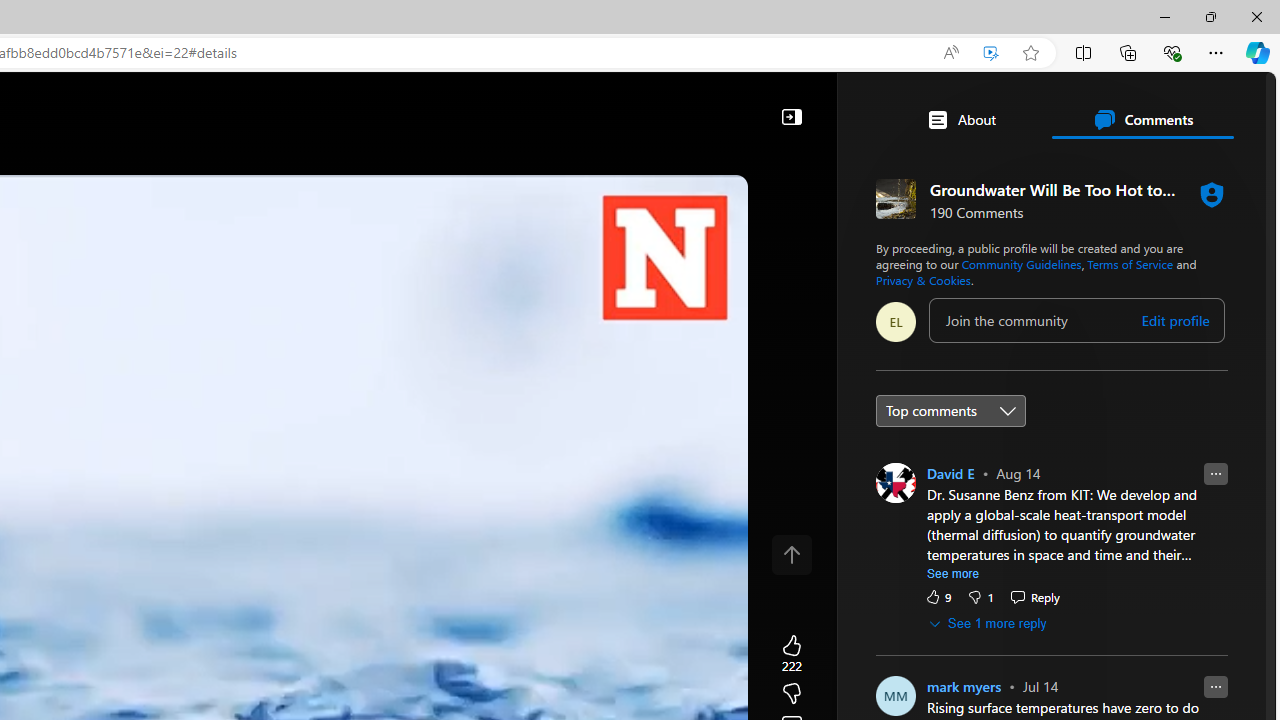 The height and width of the screenshot is (720, 1280). What do you see at coordinates (950, 410) in the screenshot?
I see `'Sort comments by'` at bounding box center [950, 410].